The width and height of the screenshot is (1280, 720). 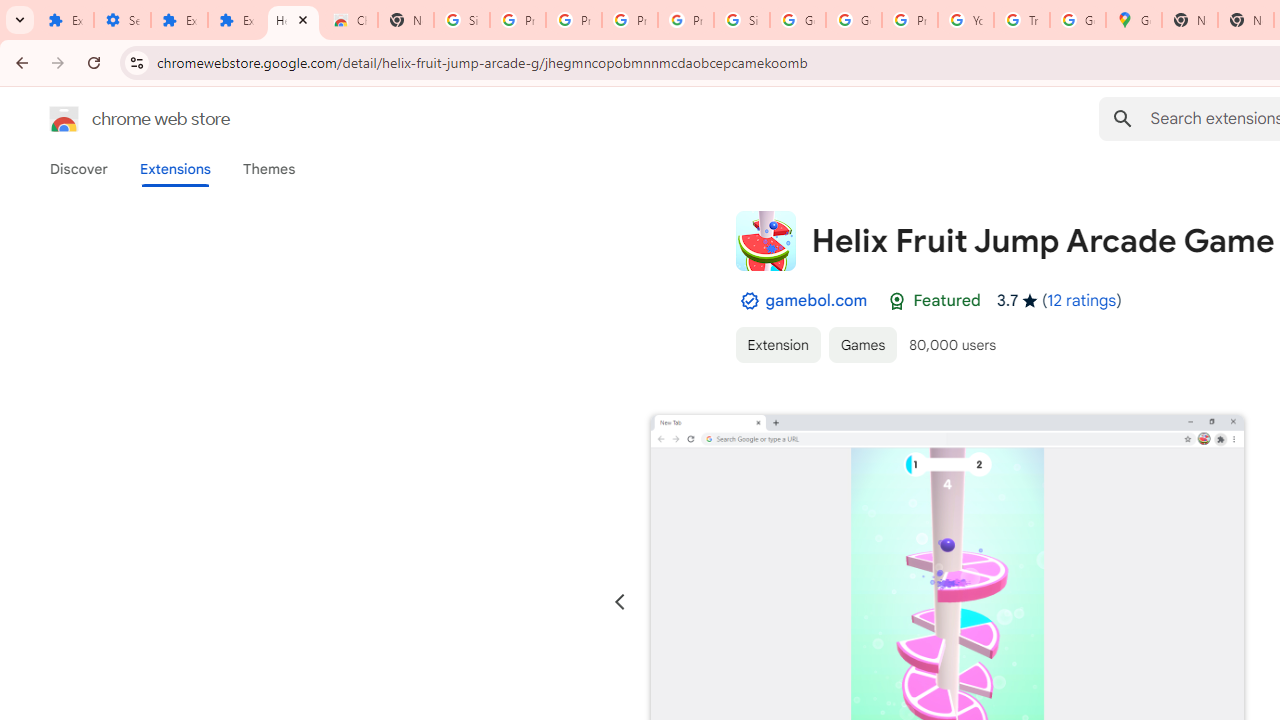 I want to click on 'Games', so click(x=863, y=343).